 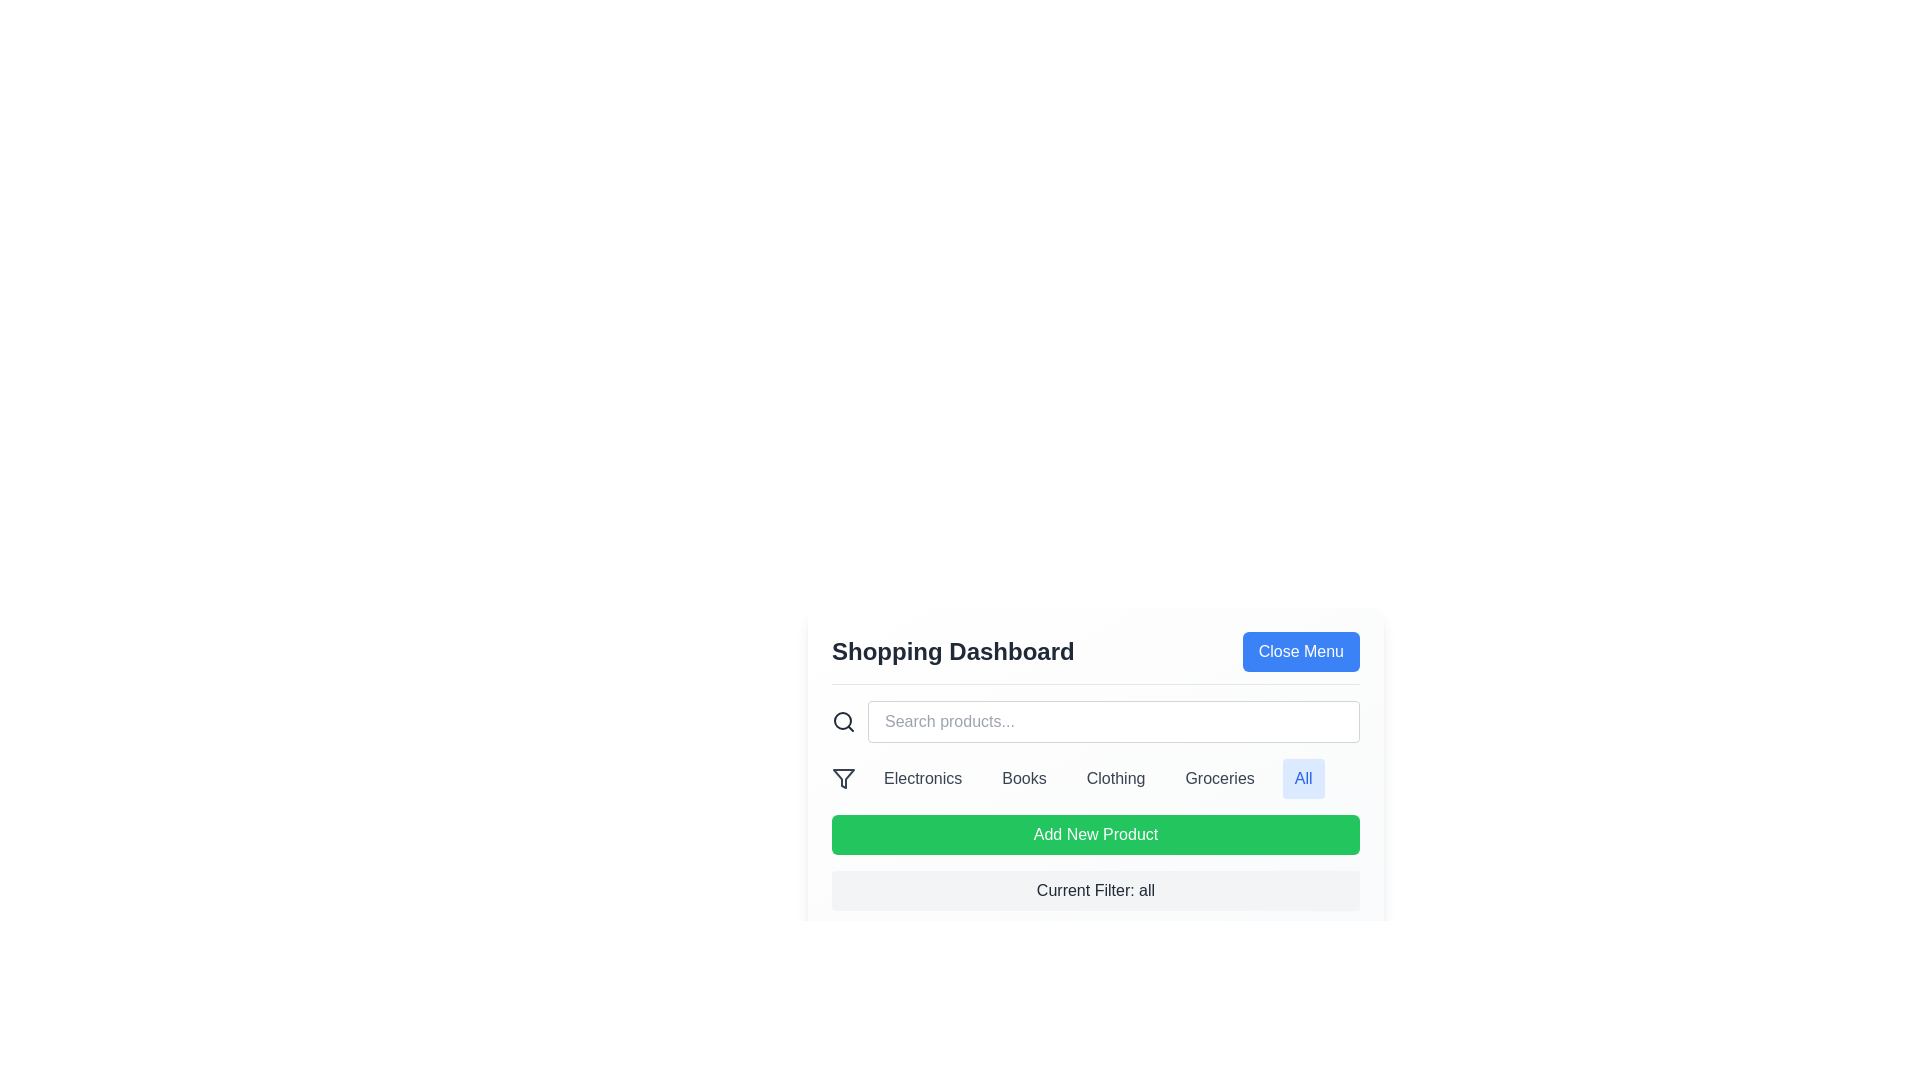 What do you see at coordinates (952, 651) in the screenshot?
I see `the 'Shopping Dashboard' text label which is displayed in bold, dark gray text on a light background, located to the left of the 'Close Menu' button` at bounding box center [952, 651].